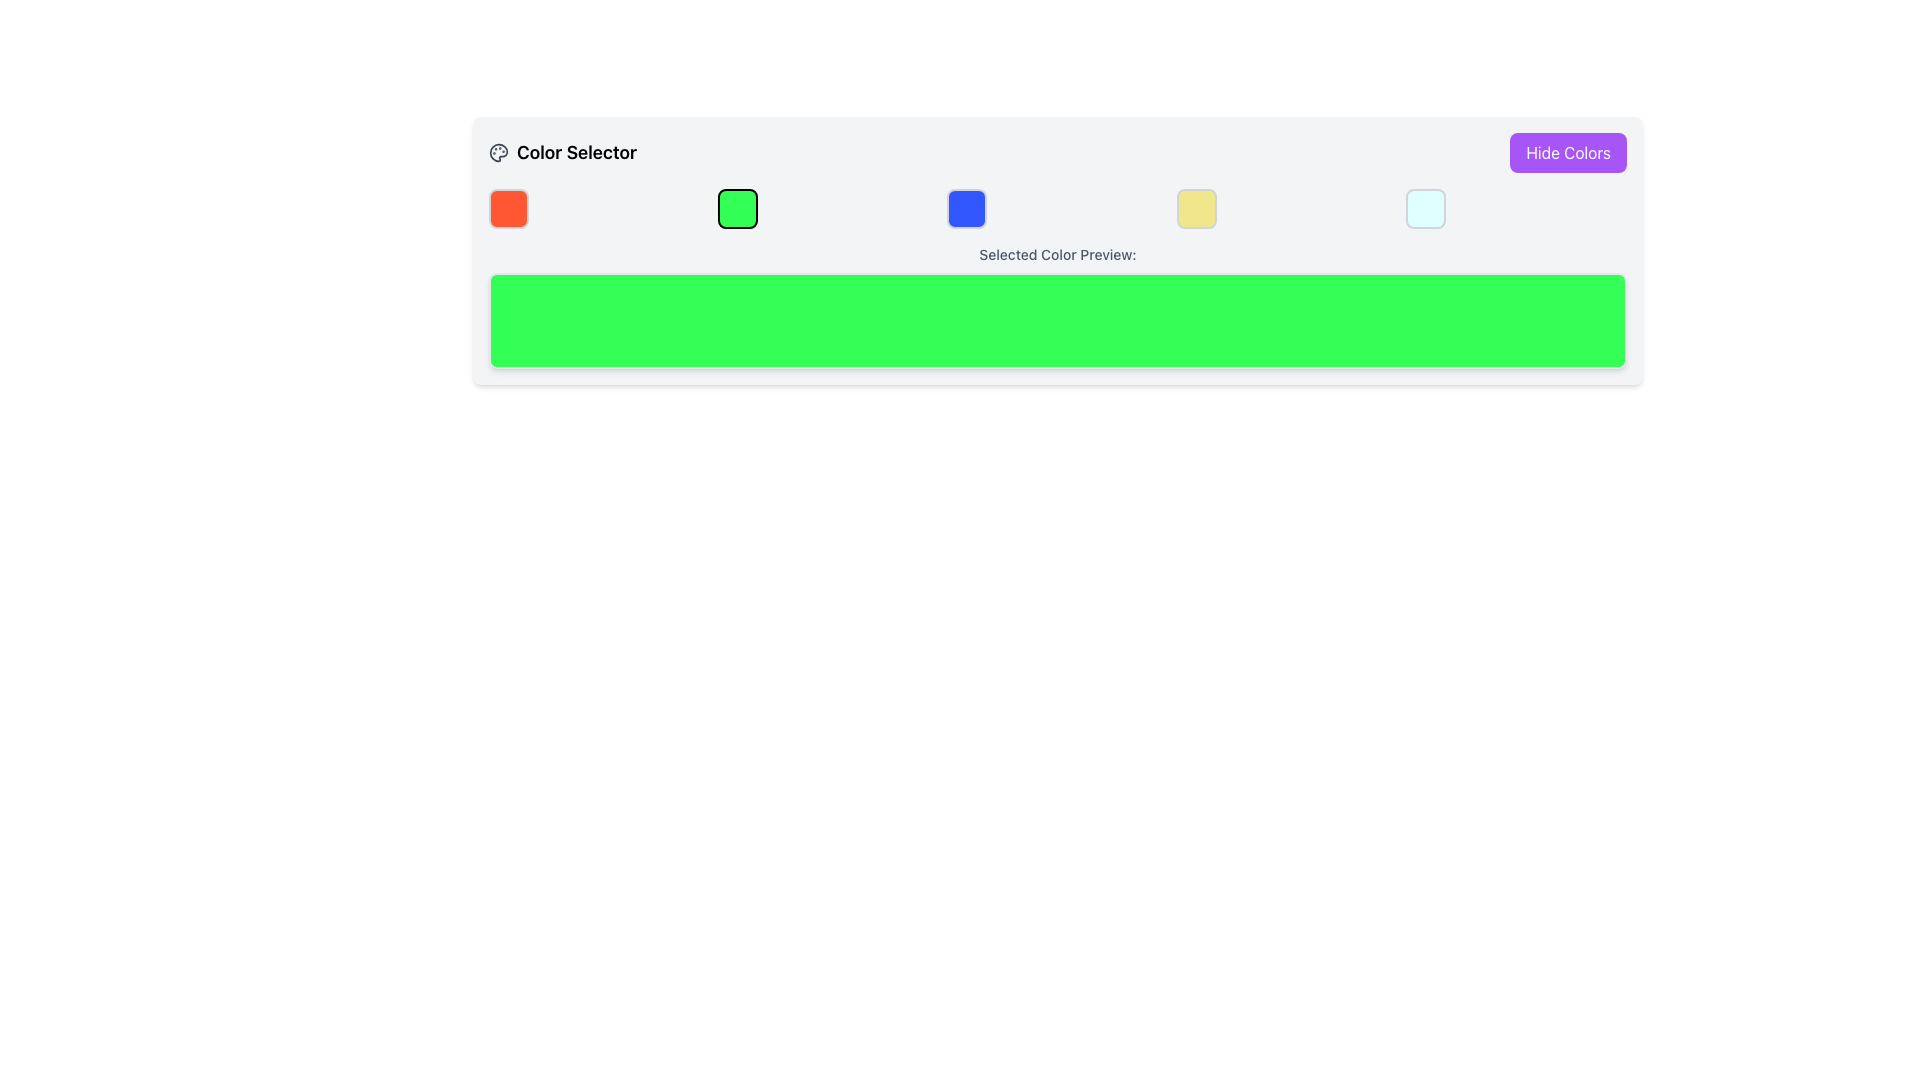  Describe the element at coordinates (1424, 208) in the screenshot. I see `the last selectable color option in the color picker interface` at that location.